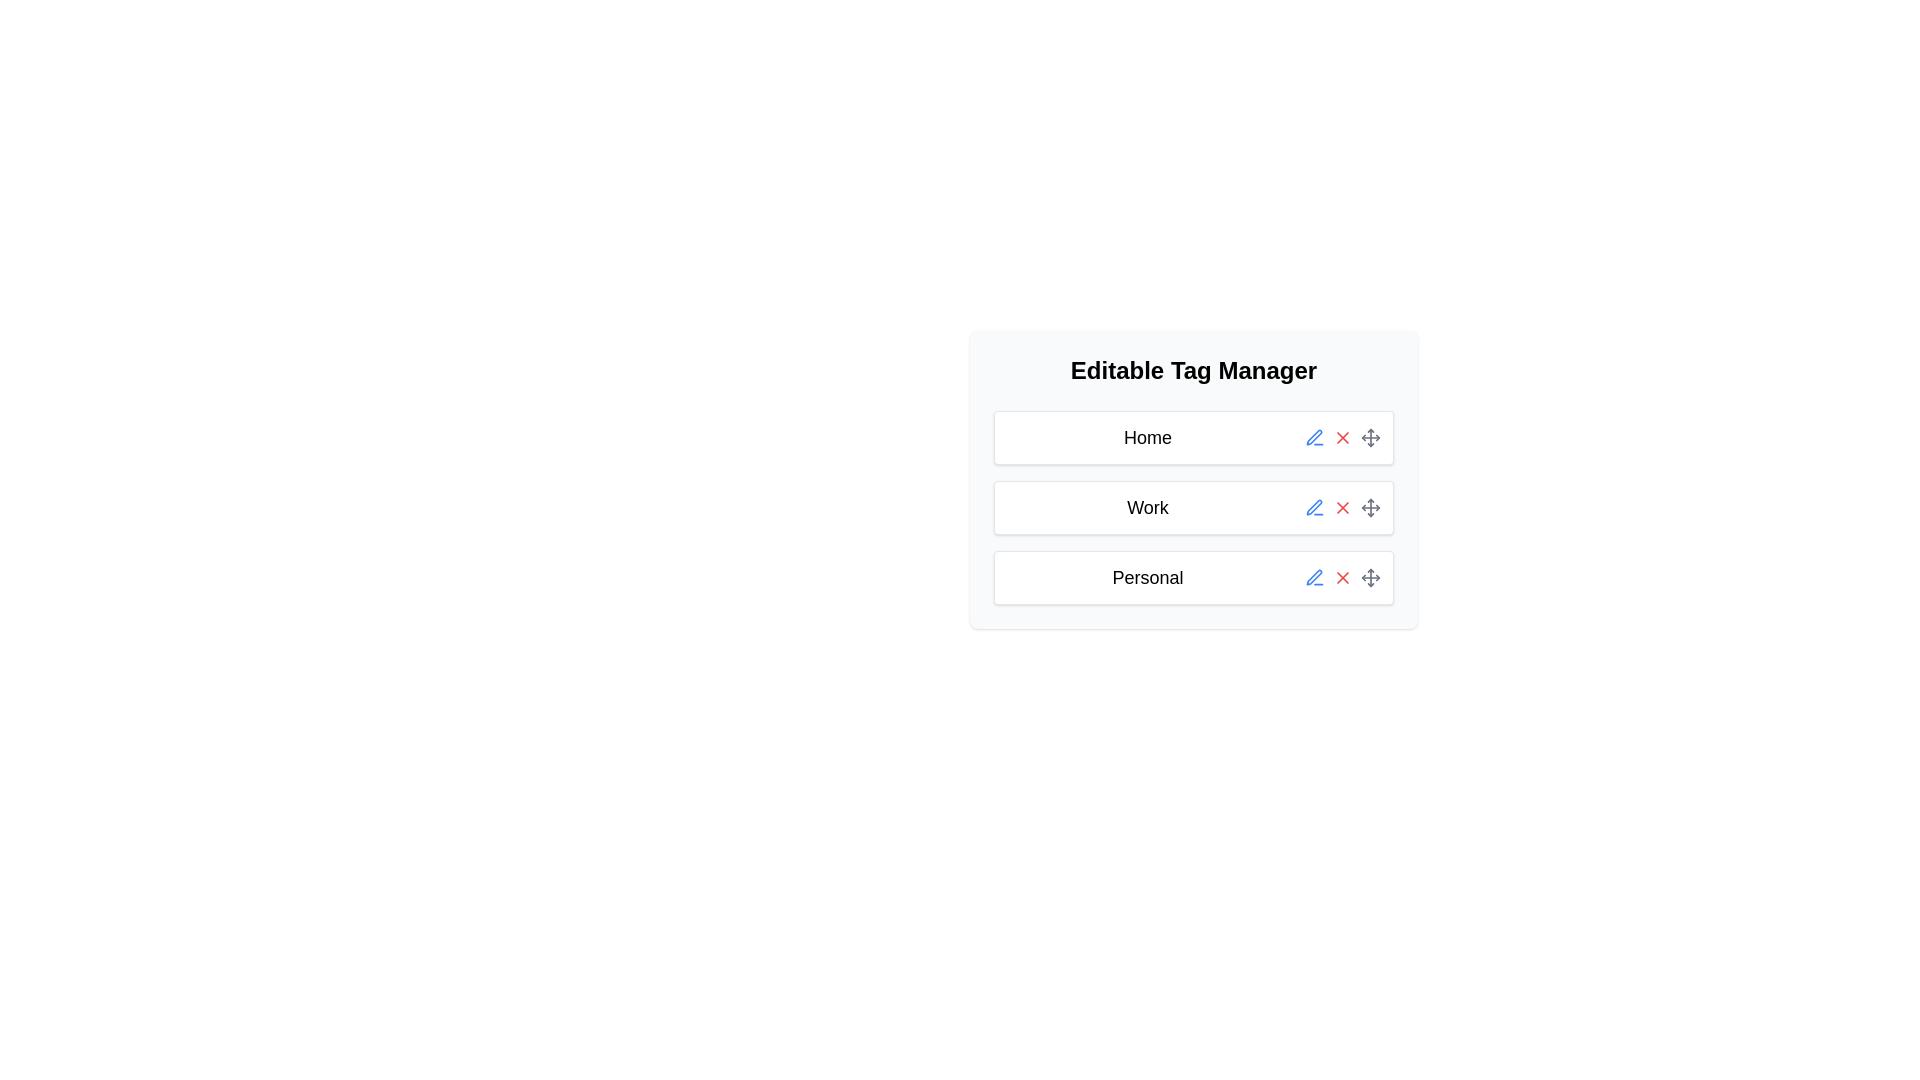 The image size is (1920, 1080). Describe the element at coordinates (1194, 507) in the screenshot. I see `the editable tag labeled 'Work' within the 'Editable Tag Manager'` at that location.